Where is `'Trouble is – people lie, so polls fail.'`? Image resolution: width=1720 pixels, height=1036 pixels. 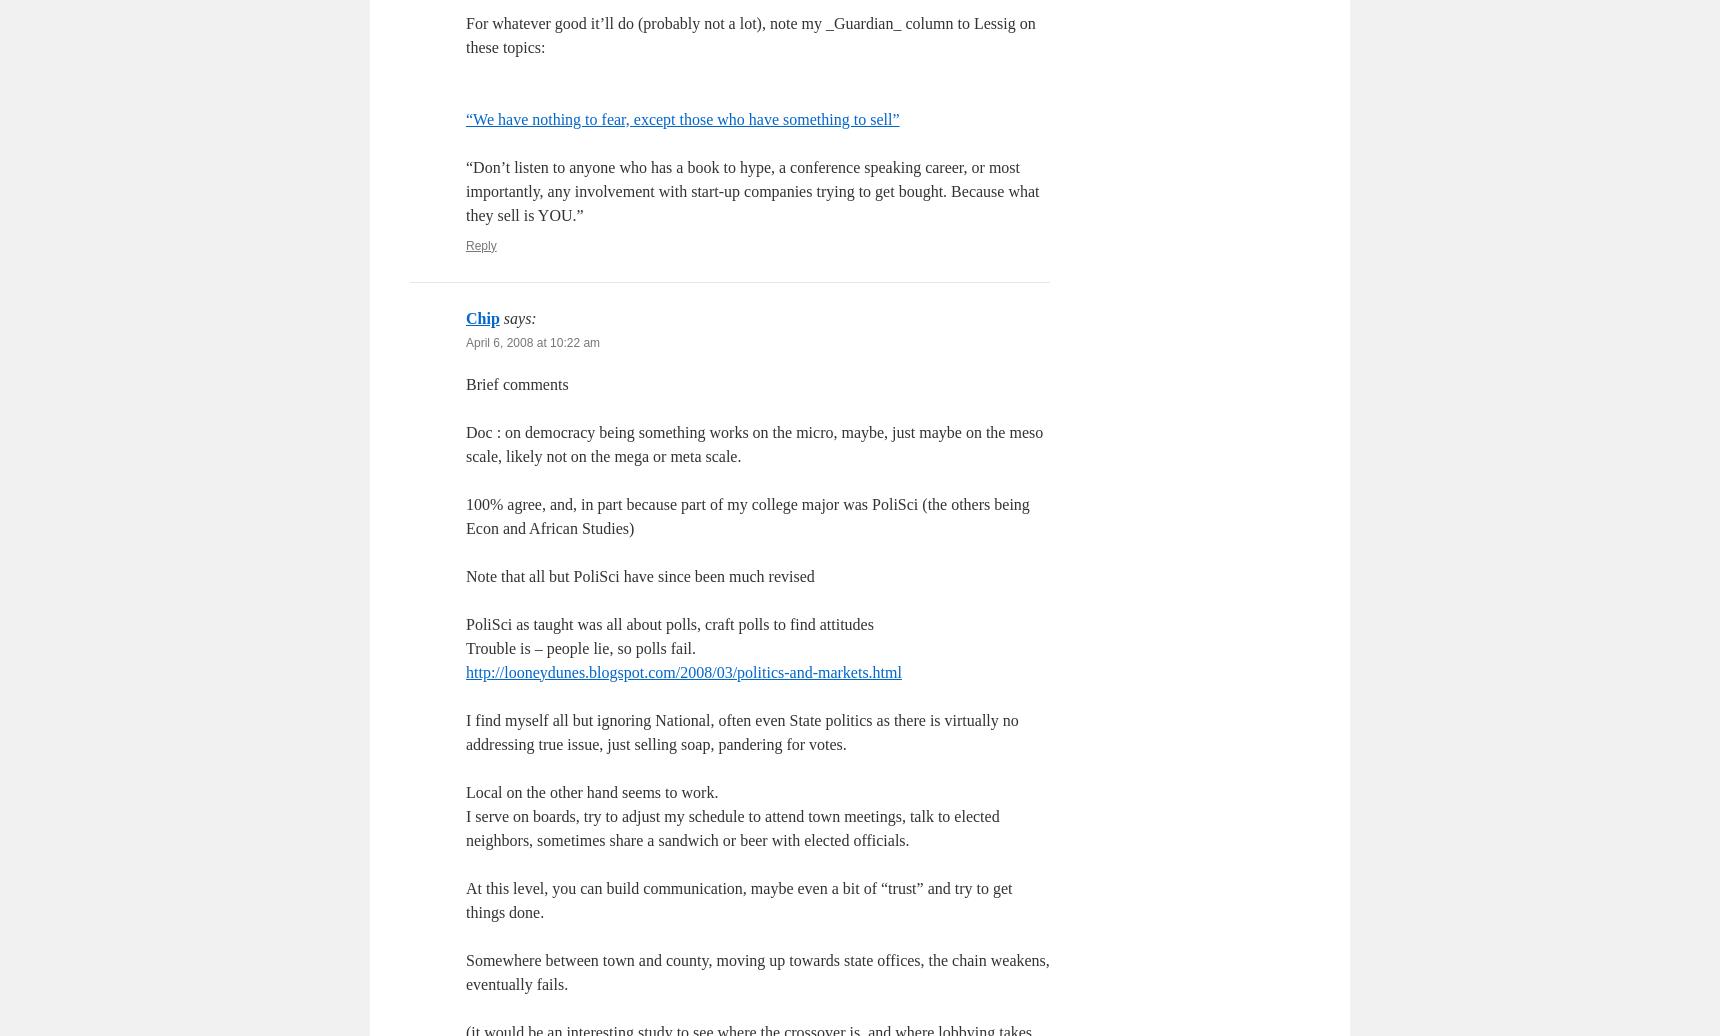
'Trouble is – people lie, so polls fail.' is located at coordinates (580, 647).